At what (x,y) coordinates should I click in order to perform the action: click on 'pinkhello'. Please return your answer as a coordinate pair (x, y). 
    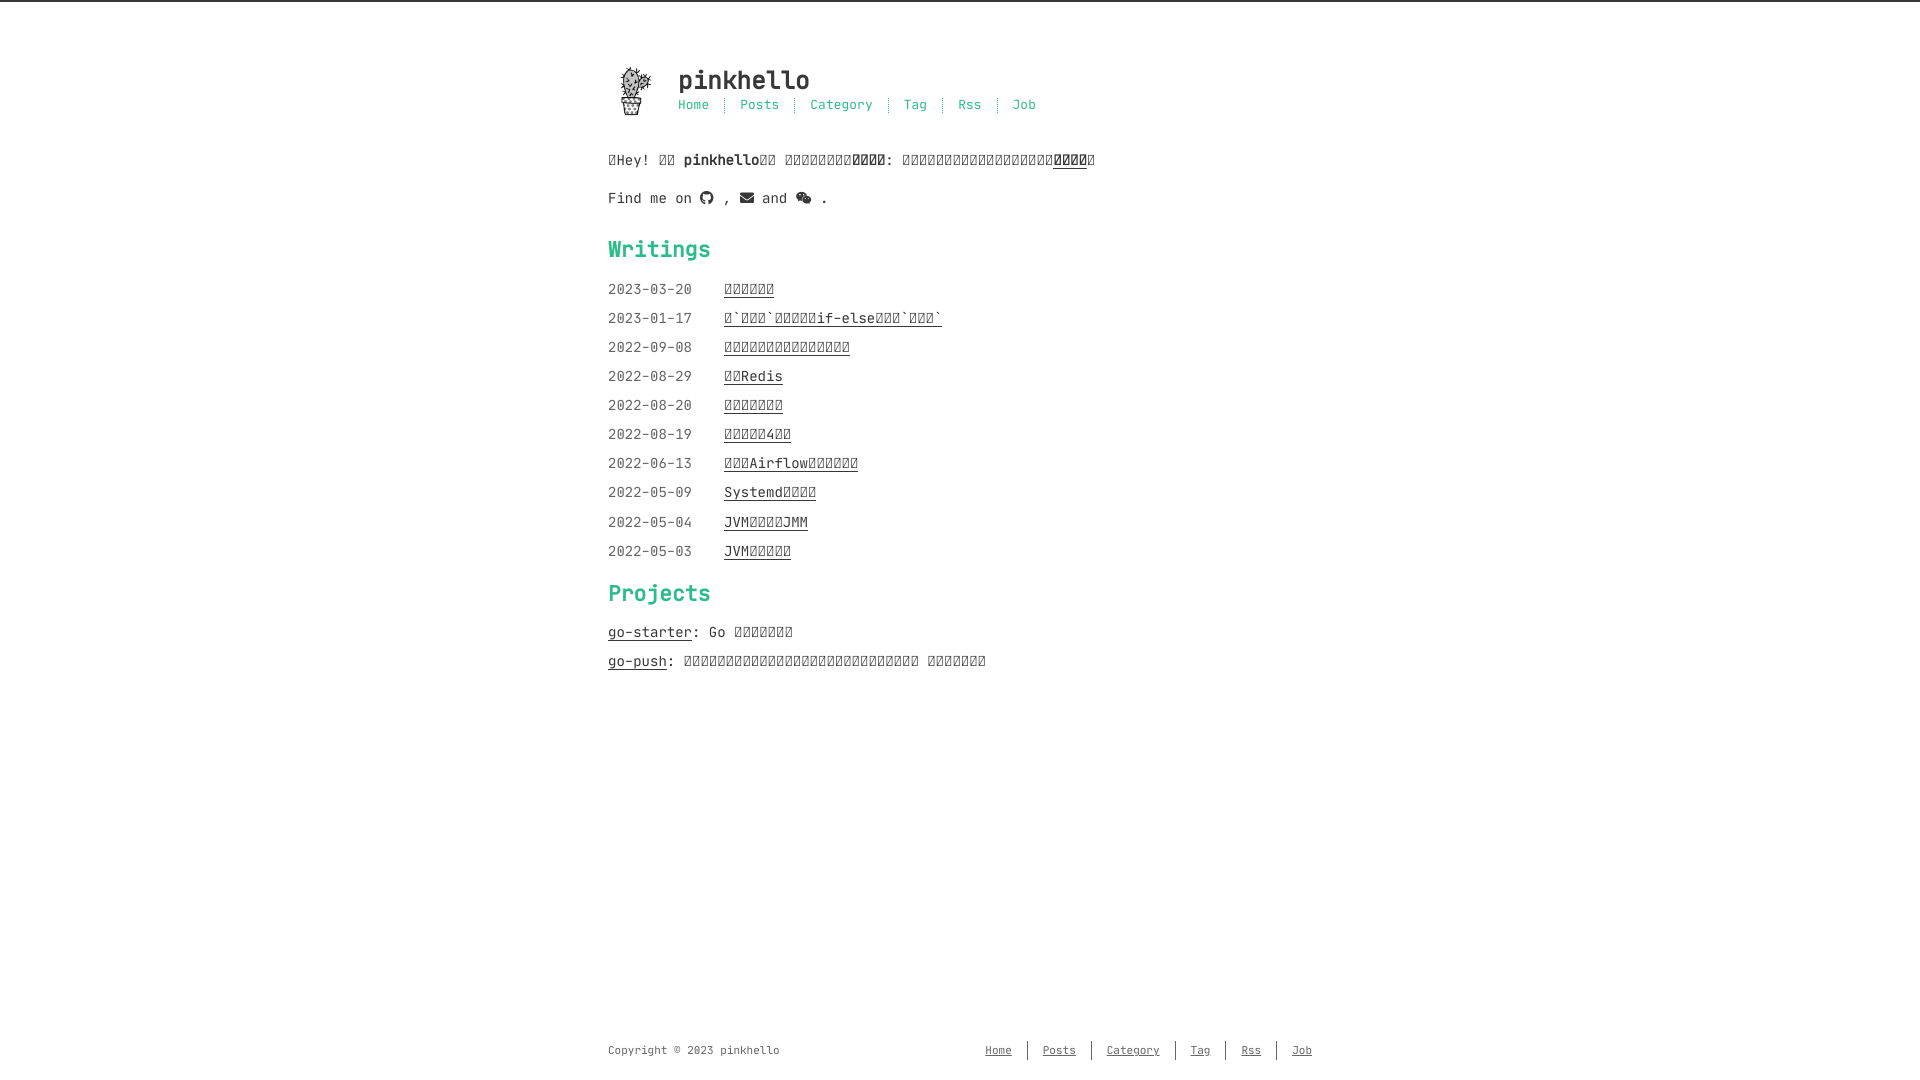
    Looking at the image, I should click on (960, 80).